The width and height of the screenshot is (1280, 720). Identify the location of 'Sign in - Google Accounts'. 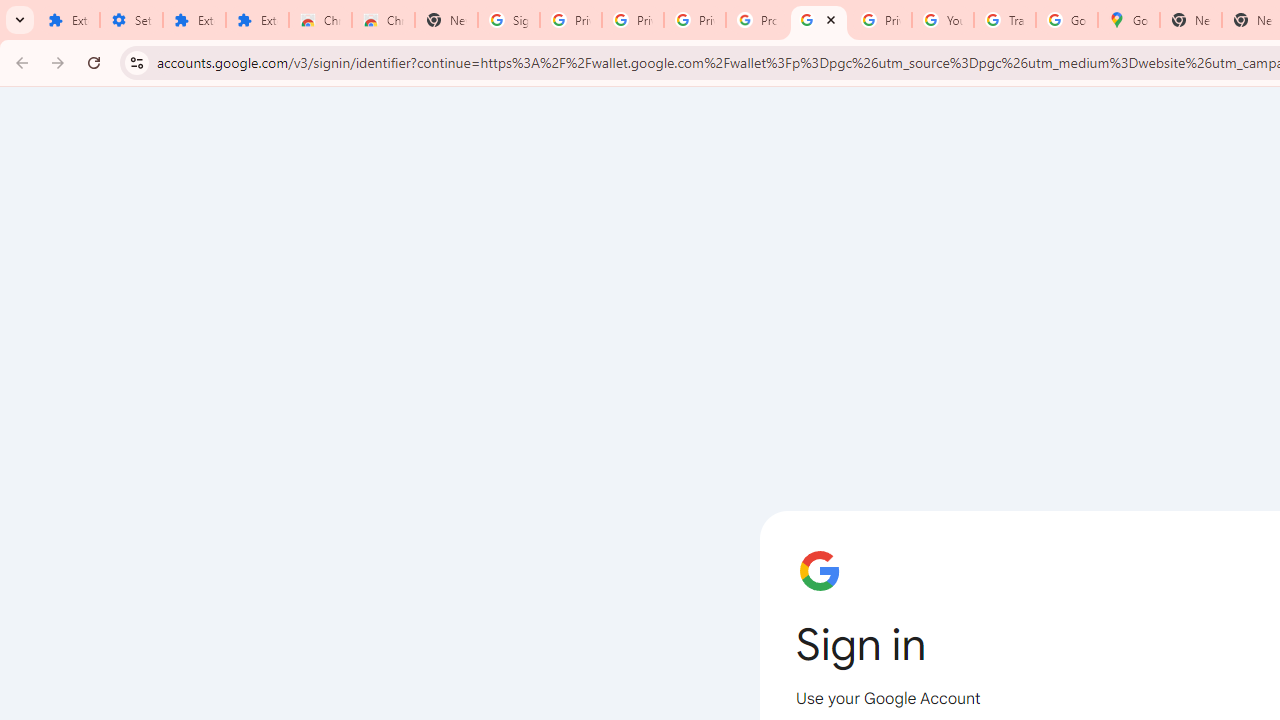
(819, 20).